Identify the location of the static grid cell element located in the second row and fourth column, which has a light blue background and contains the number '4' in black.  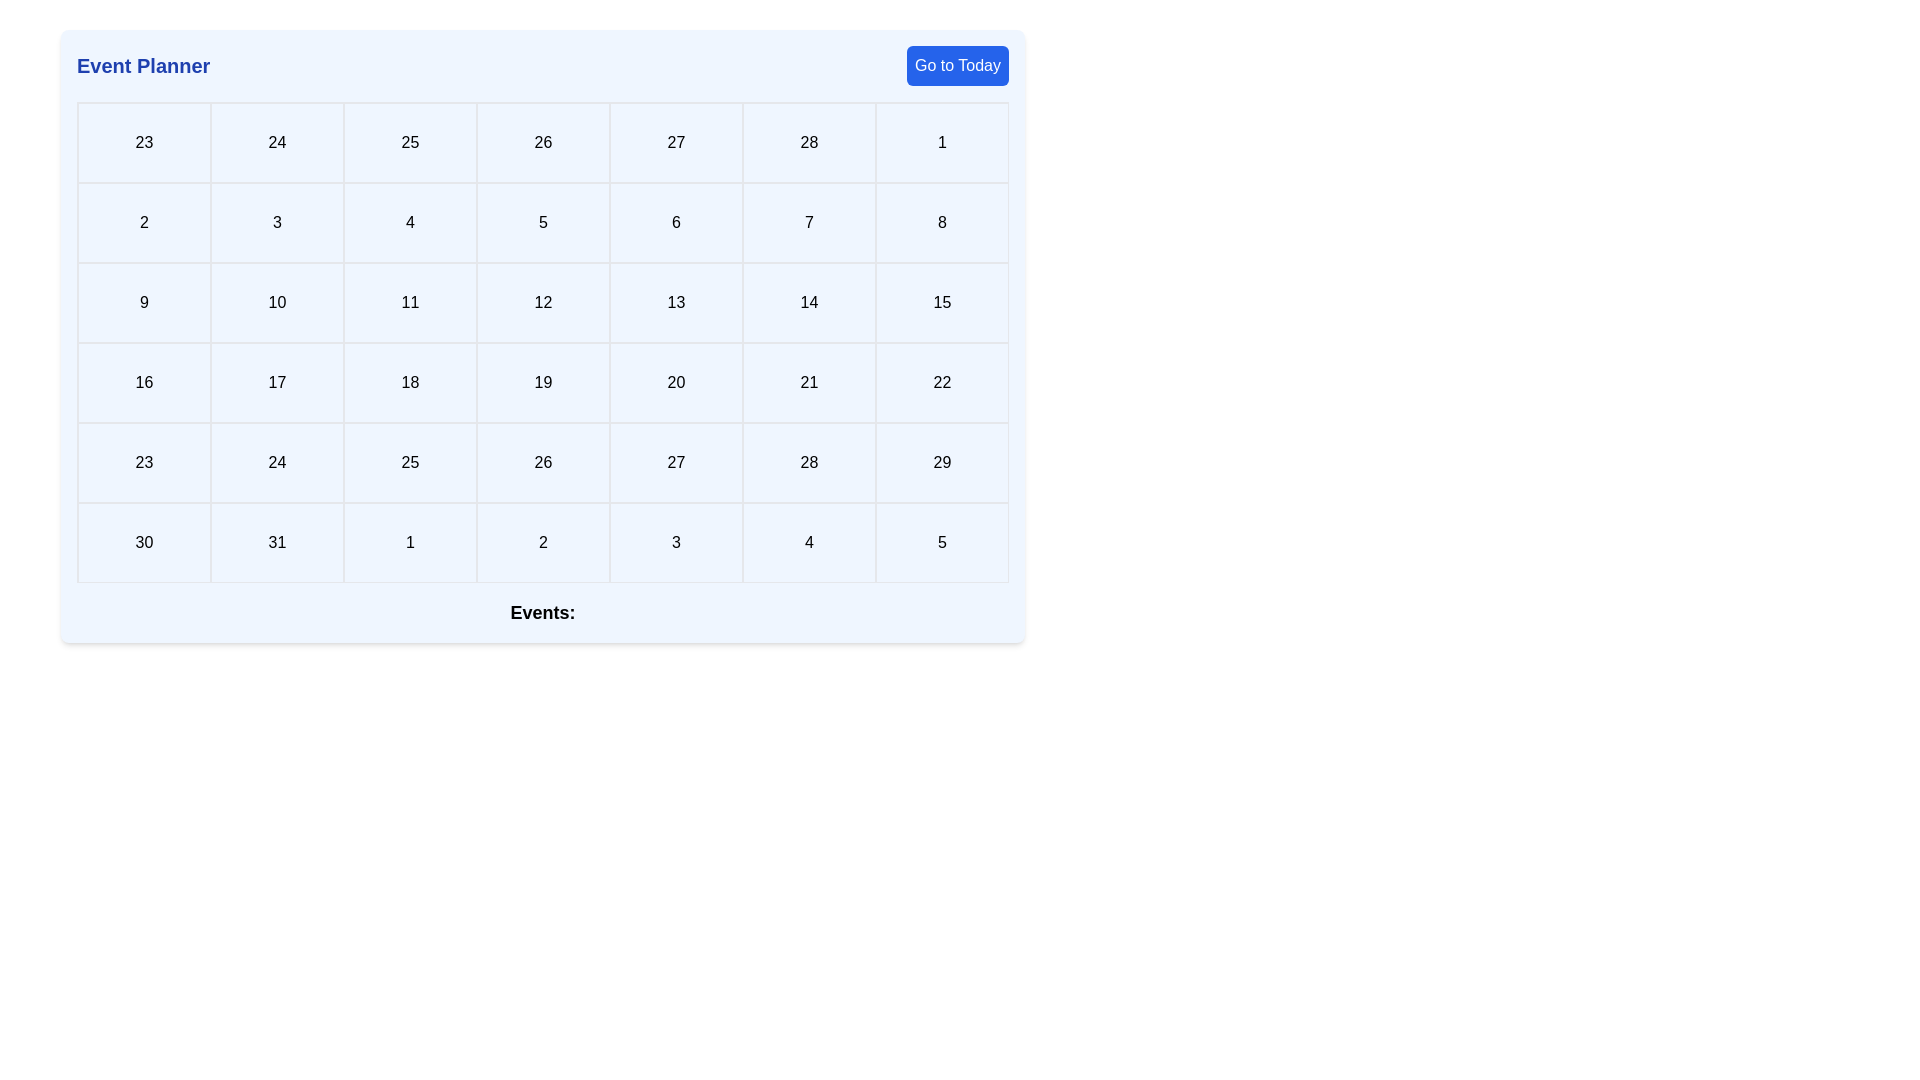
(409, 223).